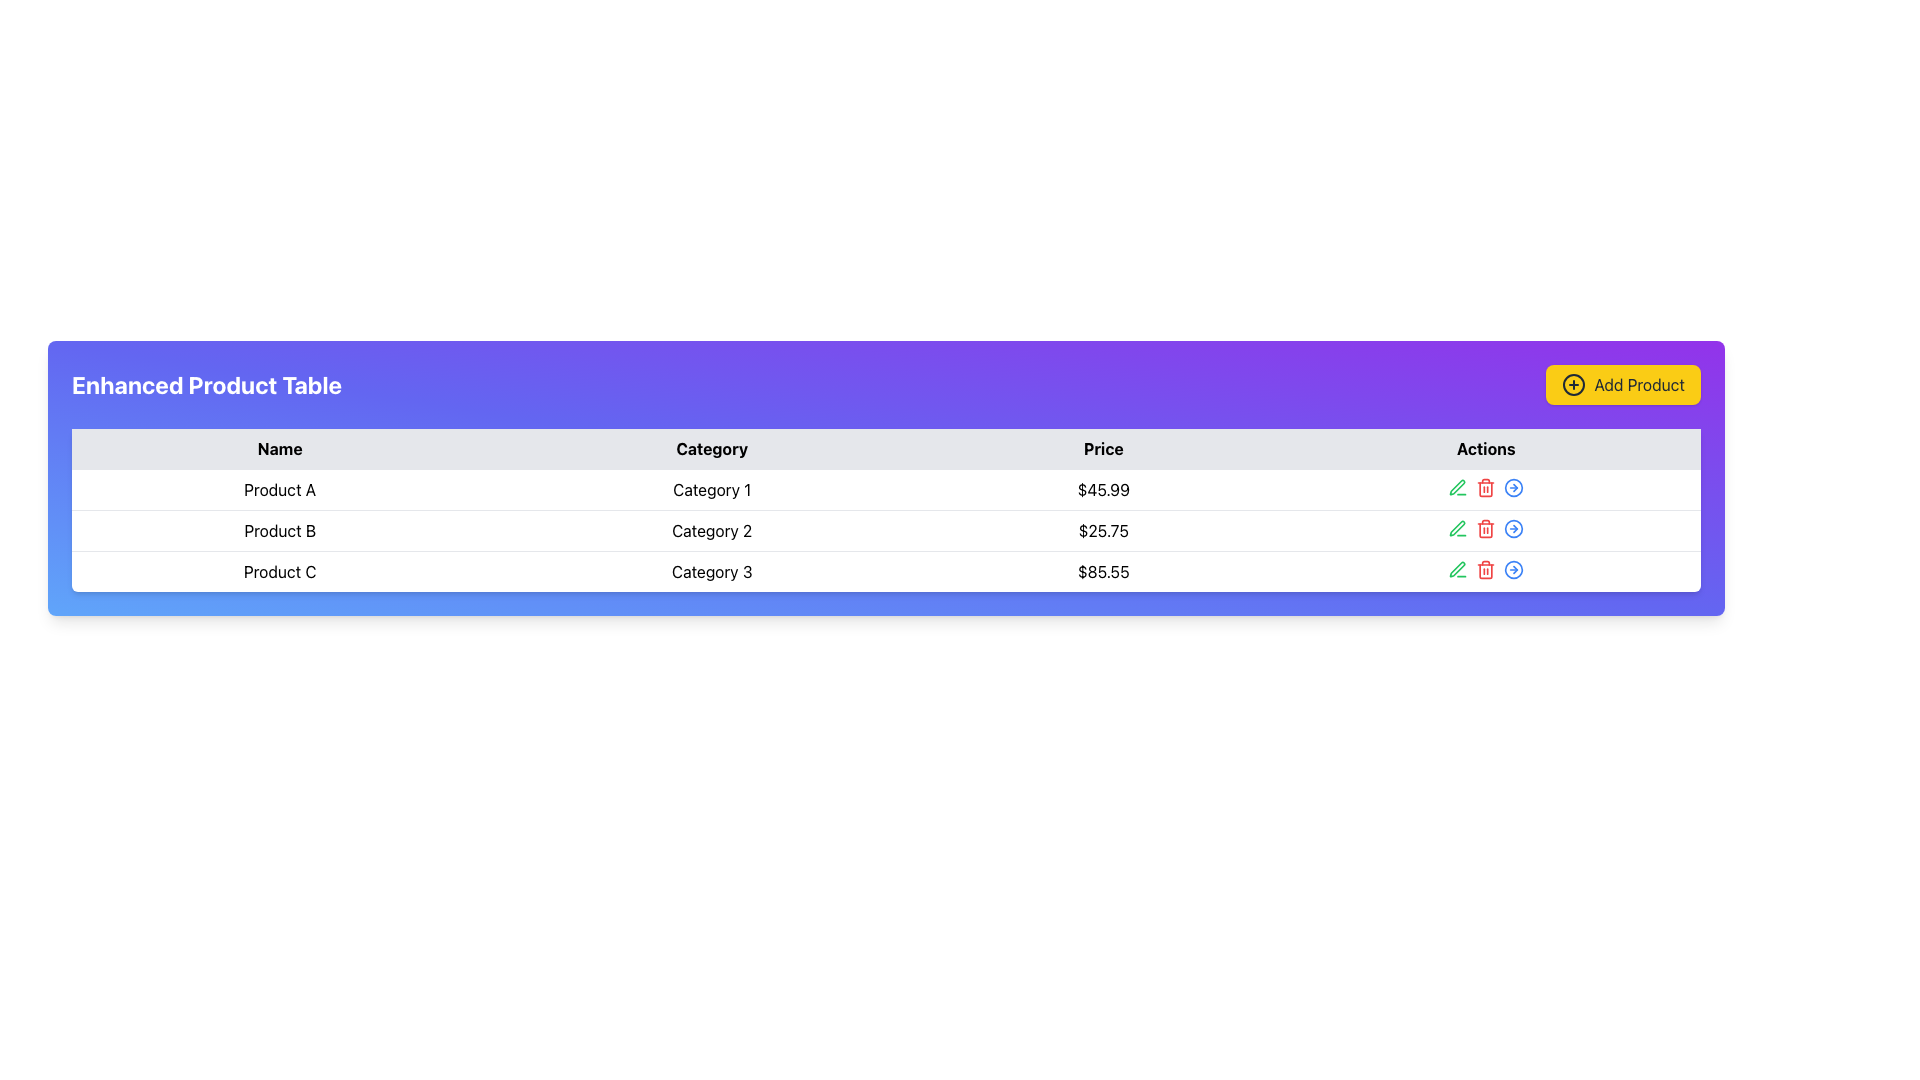  Describe the element at coordinates (1486, 570) in the screenshot. I see `the red trash icon in the 'Actions' column of the table` at that location.